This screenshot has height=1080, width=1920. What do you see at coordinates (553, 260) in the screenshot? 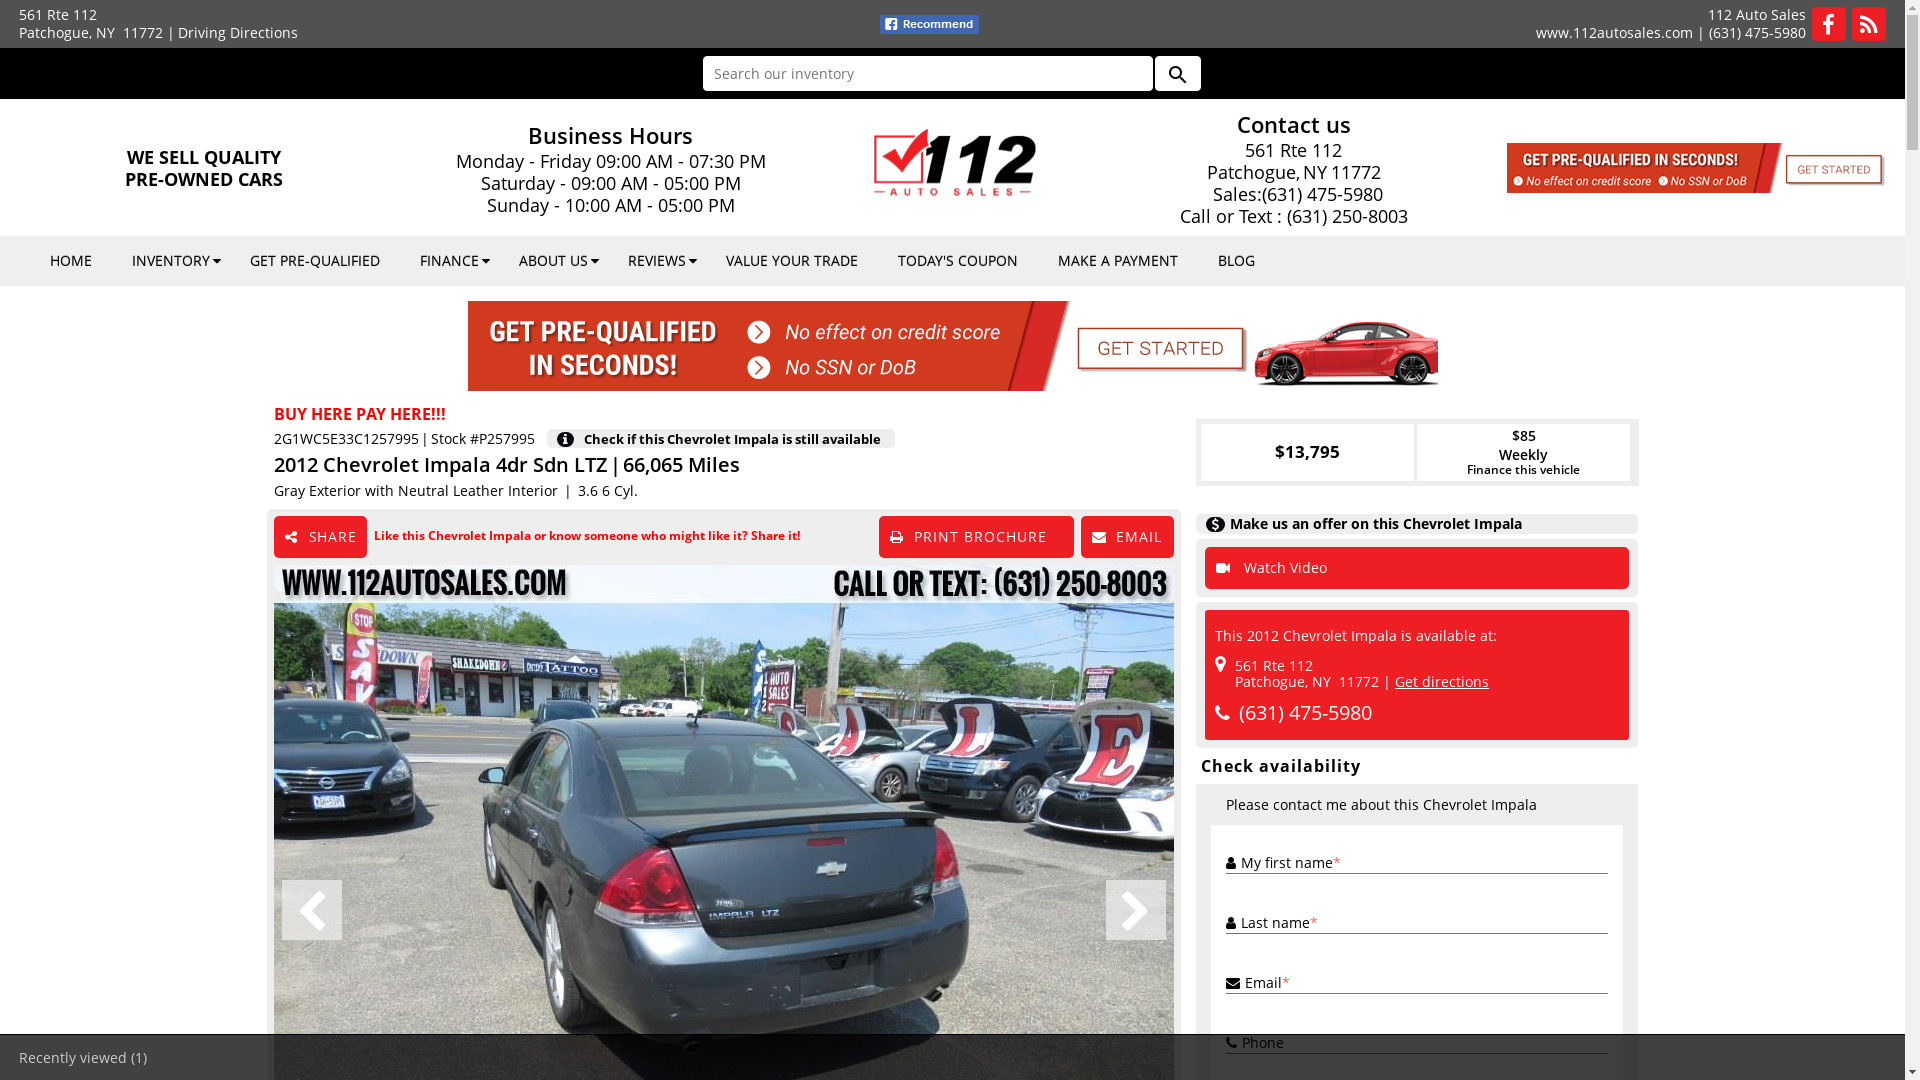
I see `'ABOUT US'` at bounding box center [553, 260].